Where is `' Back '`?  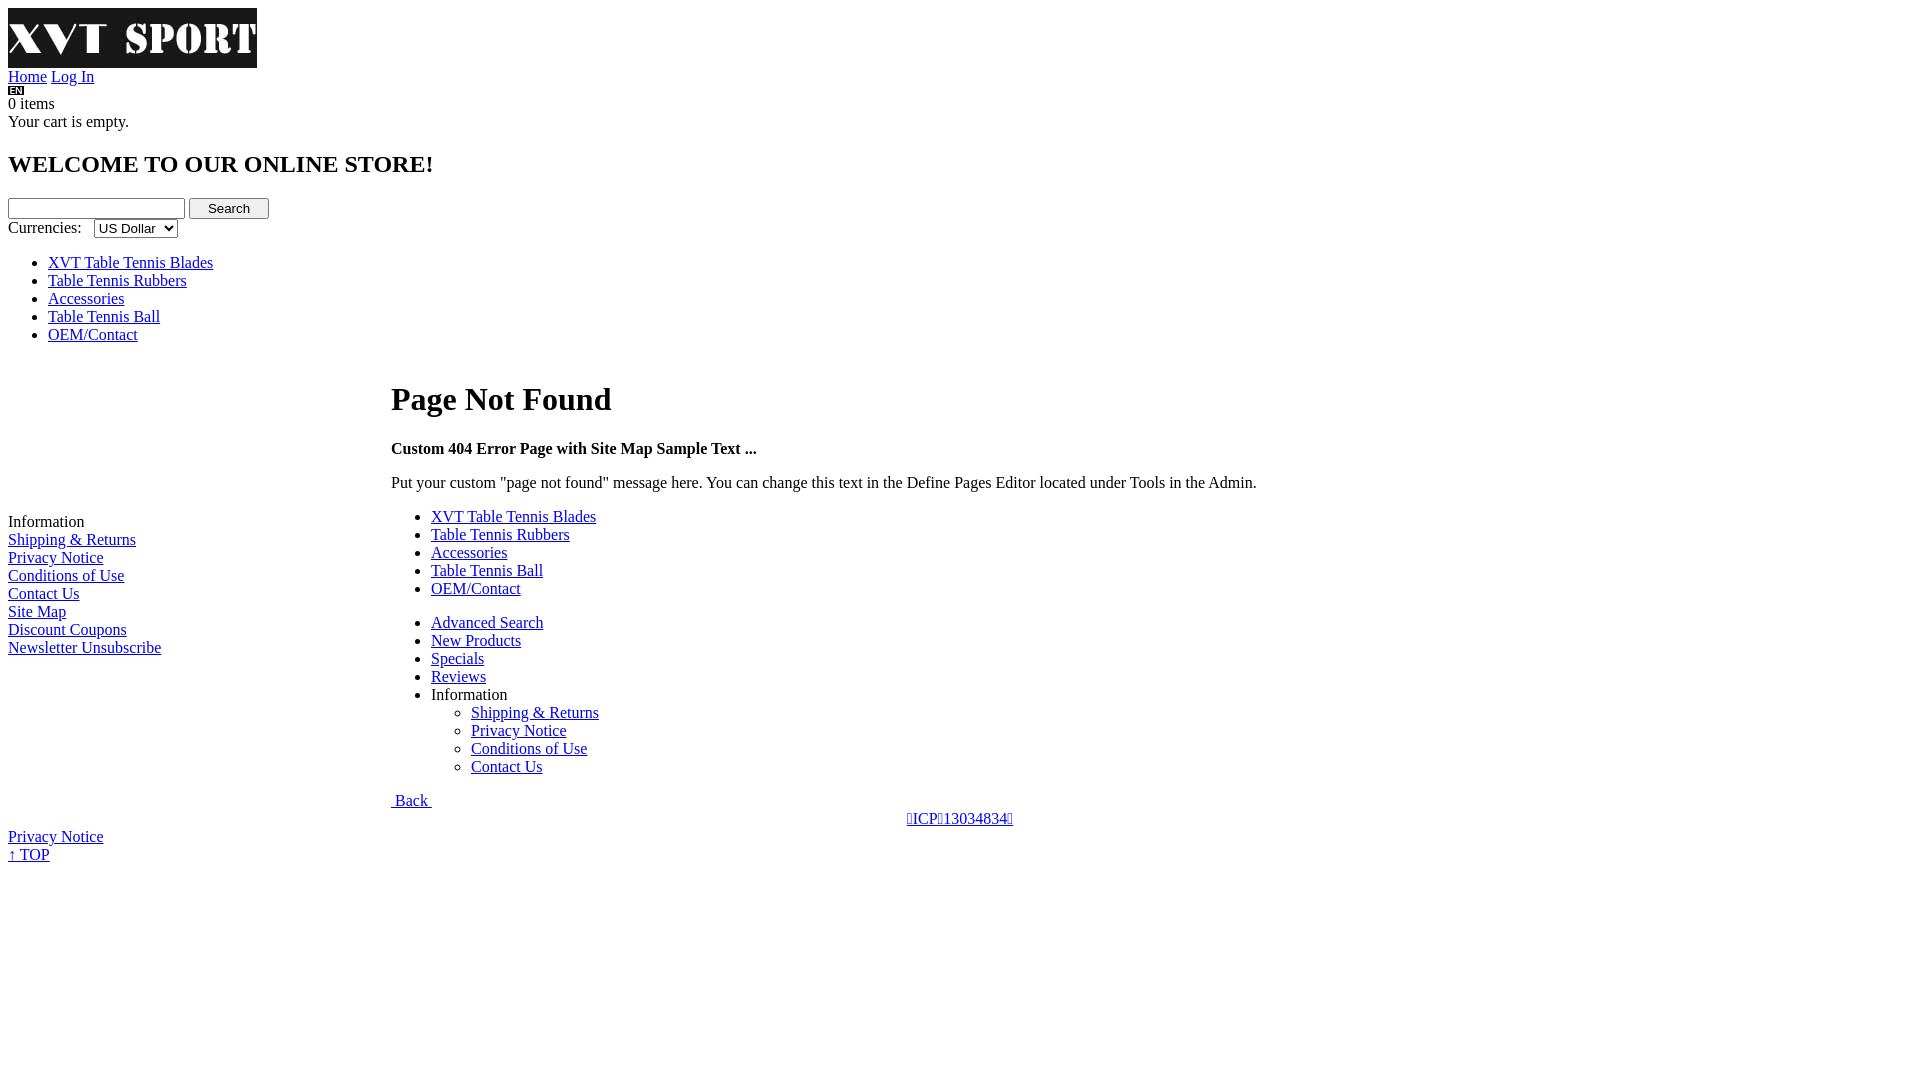
' Back ' is located at coordinates (410, 799).